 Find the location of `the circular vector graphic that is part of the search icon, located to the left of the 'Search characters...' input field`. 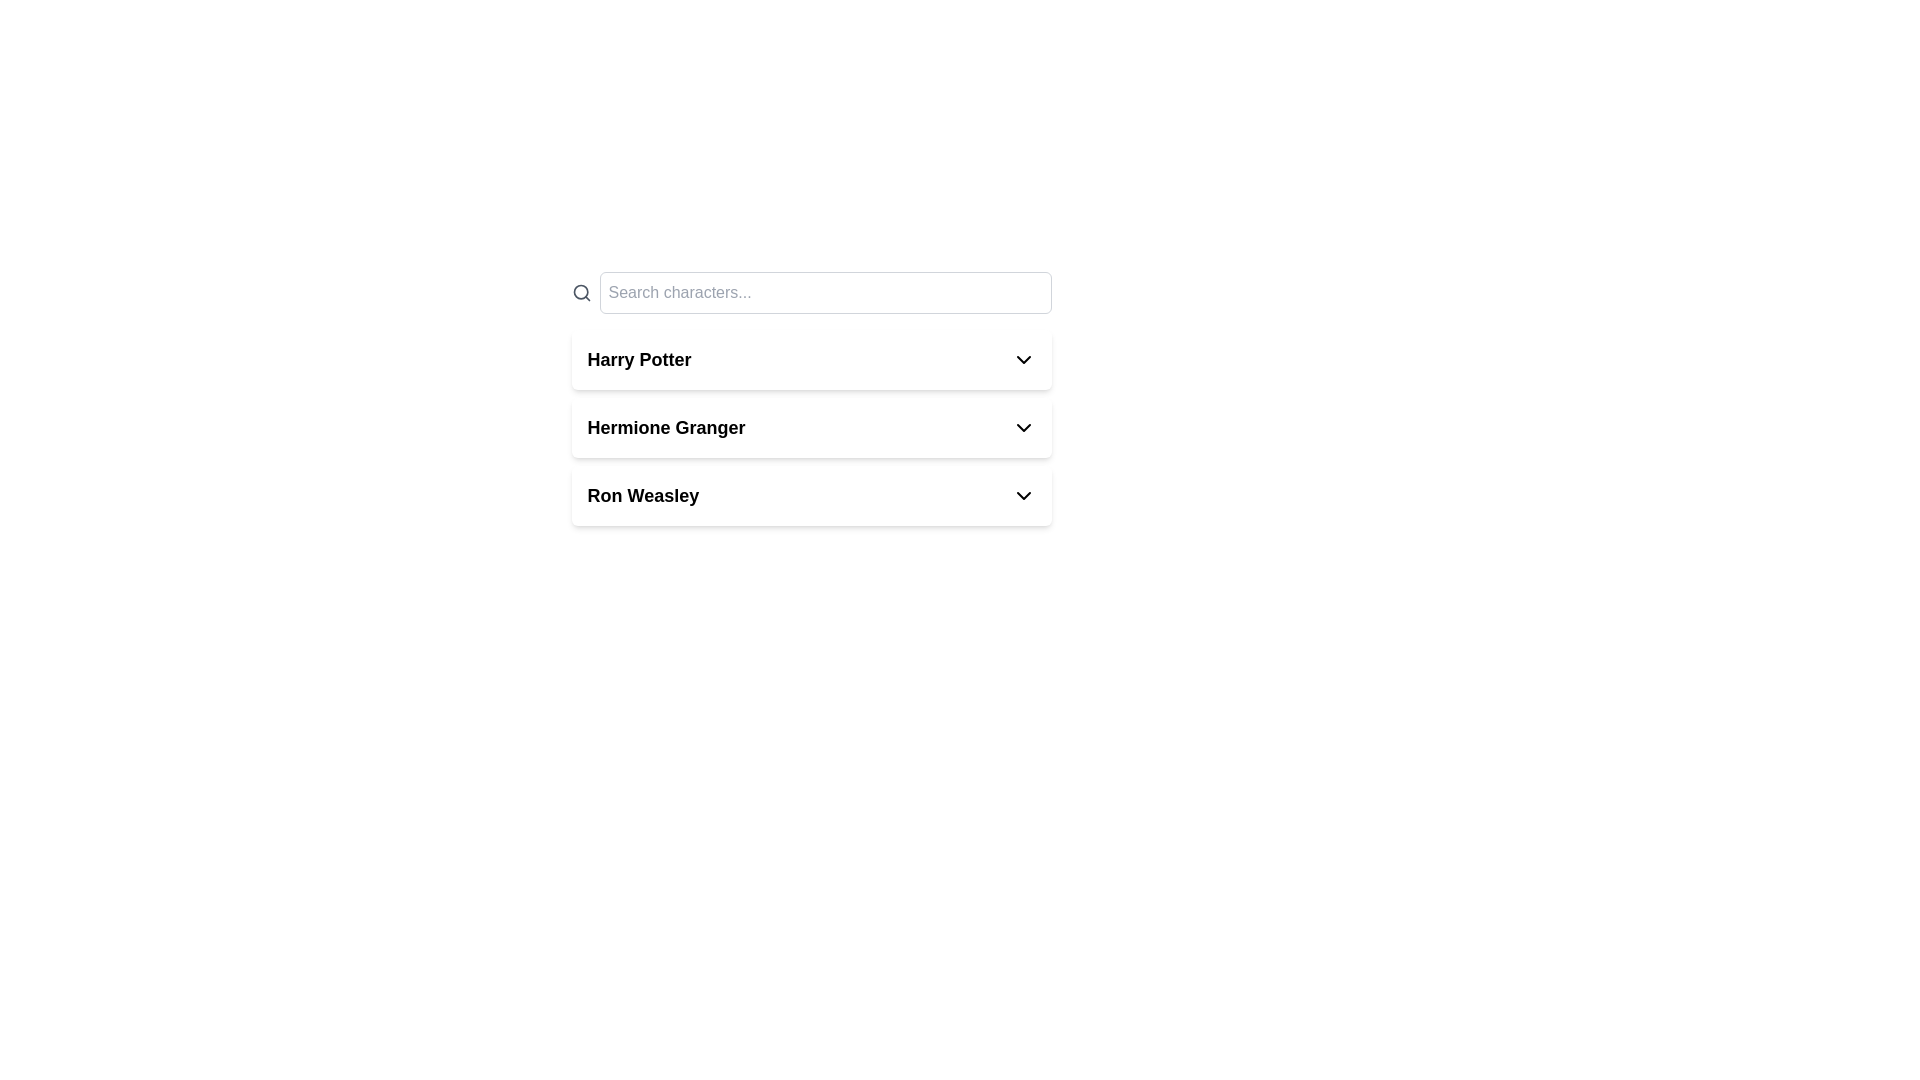

the circular vector graphic that is part of the search icon, located to the left of the 'Search characters...' input field is located at coordinates (579, 292).